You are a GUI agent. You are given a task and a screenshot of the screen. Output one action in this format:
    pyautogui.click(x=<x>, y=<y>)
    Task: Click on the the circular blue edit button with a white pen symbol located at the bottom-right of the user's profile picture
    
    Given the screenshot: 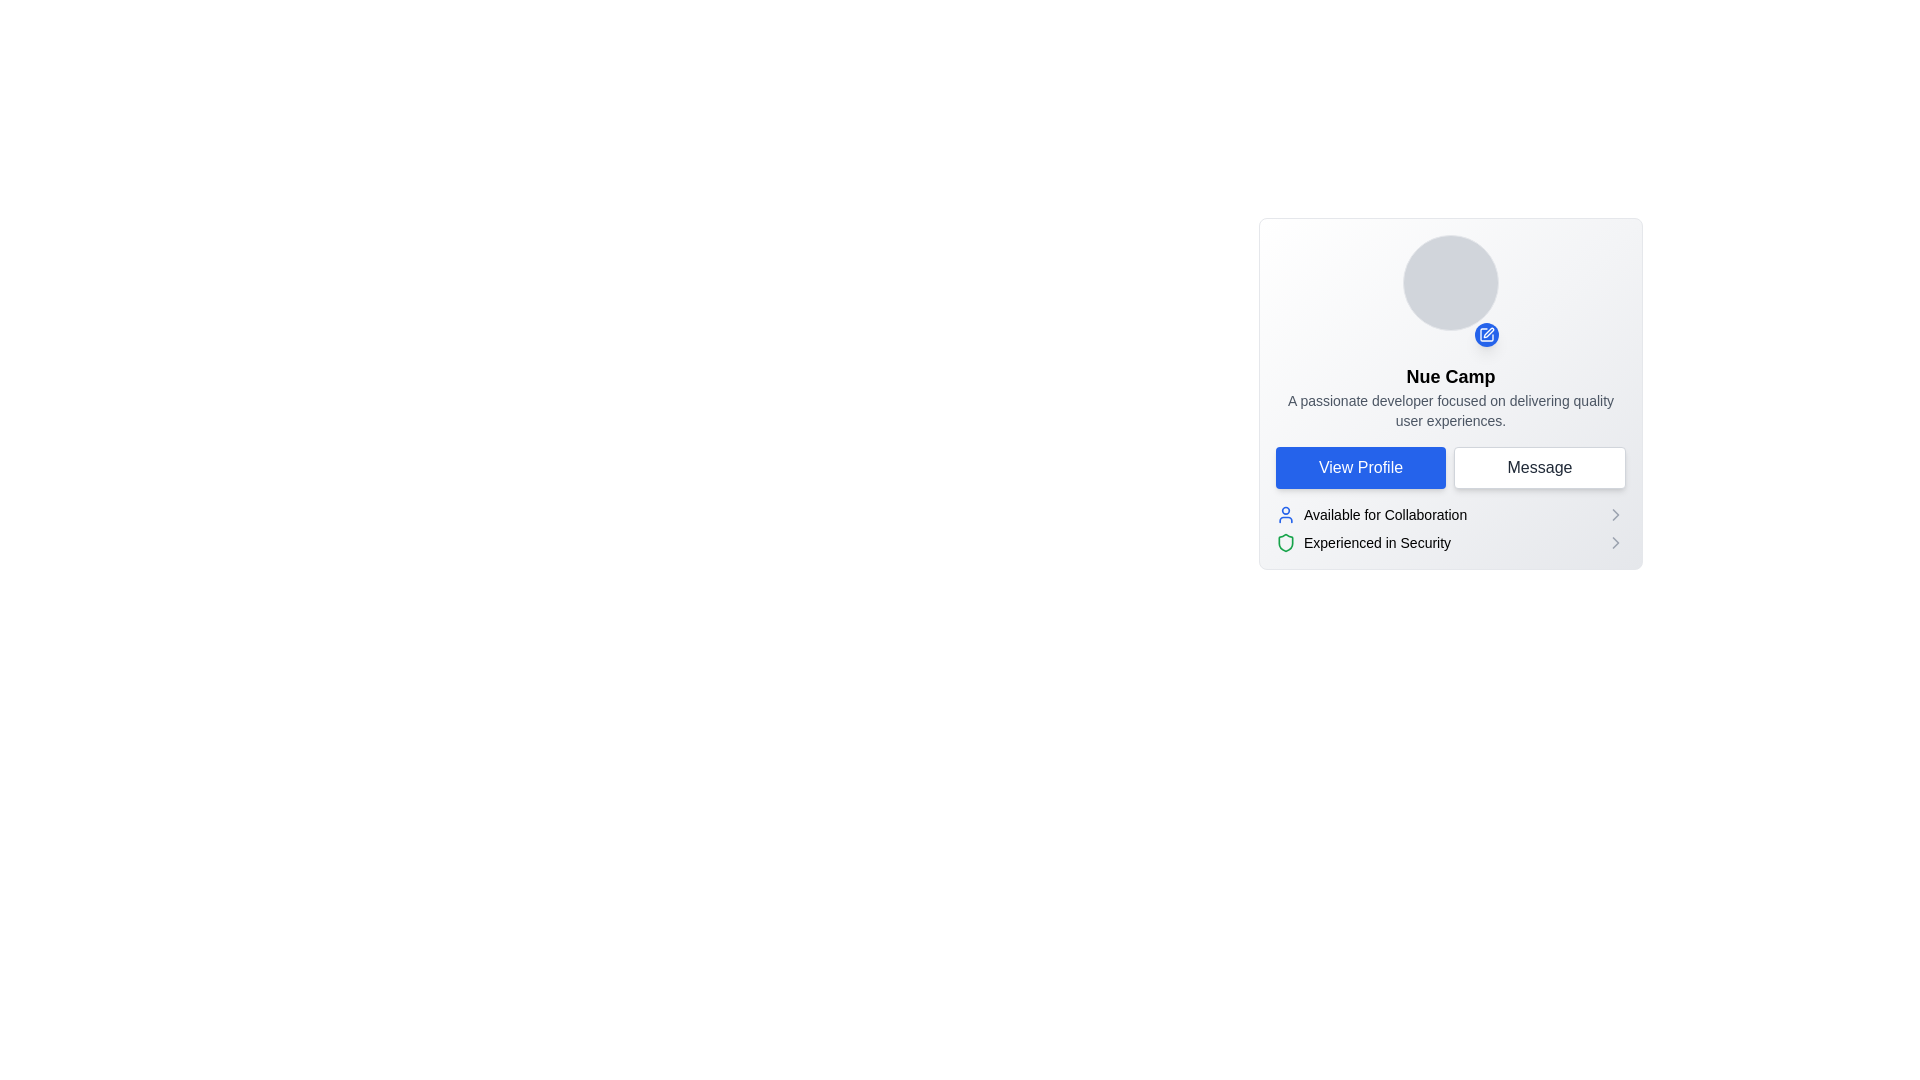 What is the action you would take?
    pyautogui.click(x=1487, y=334)
    